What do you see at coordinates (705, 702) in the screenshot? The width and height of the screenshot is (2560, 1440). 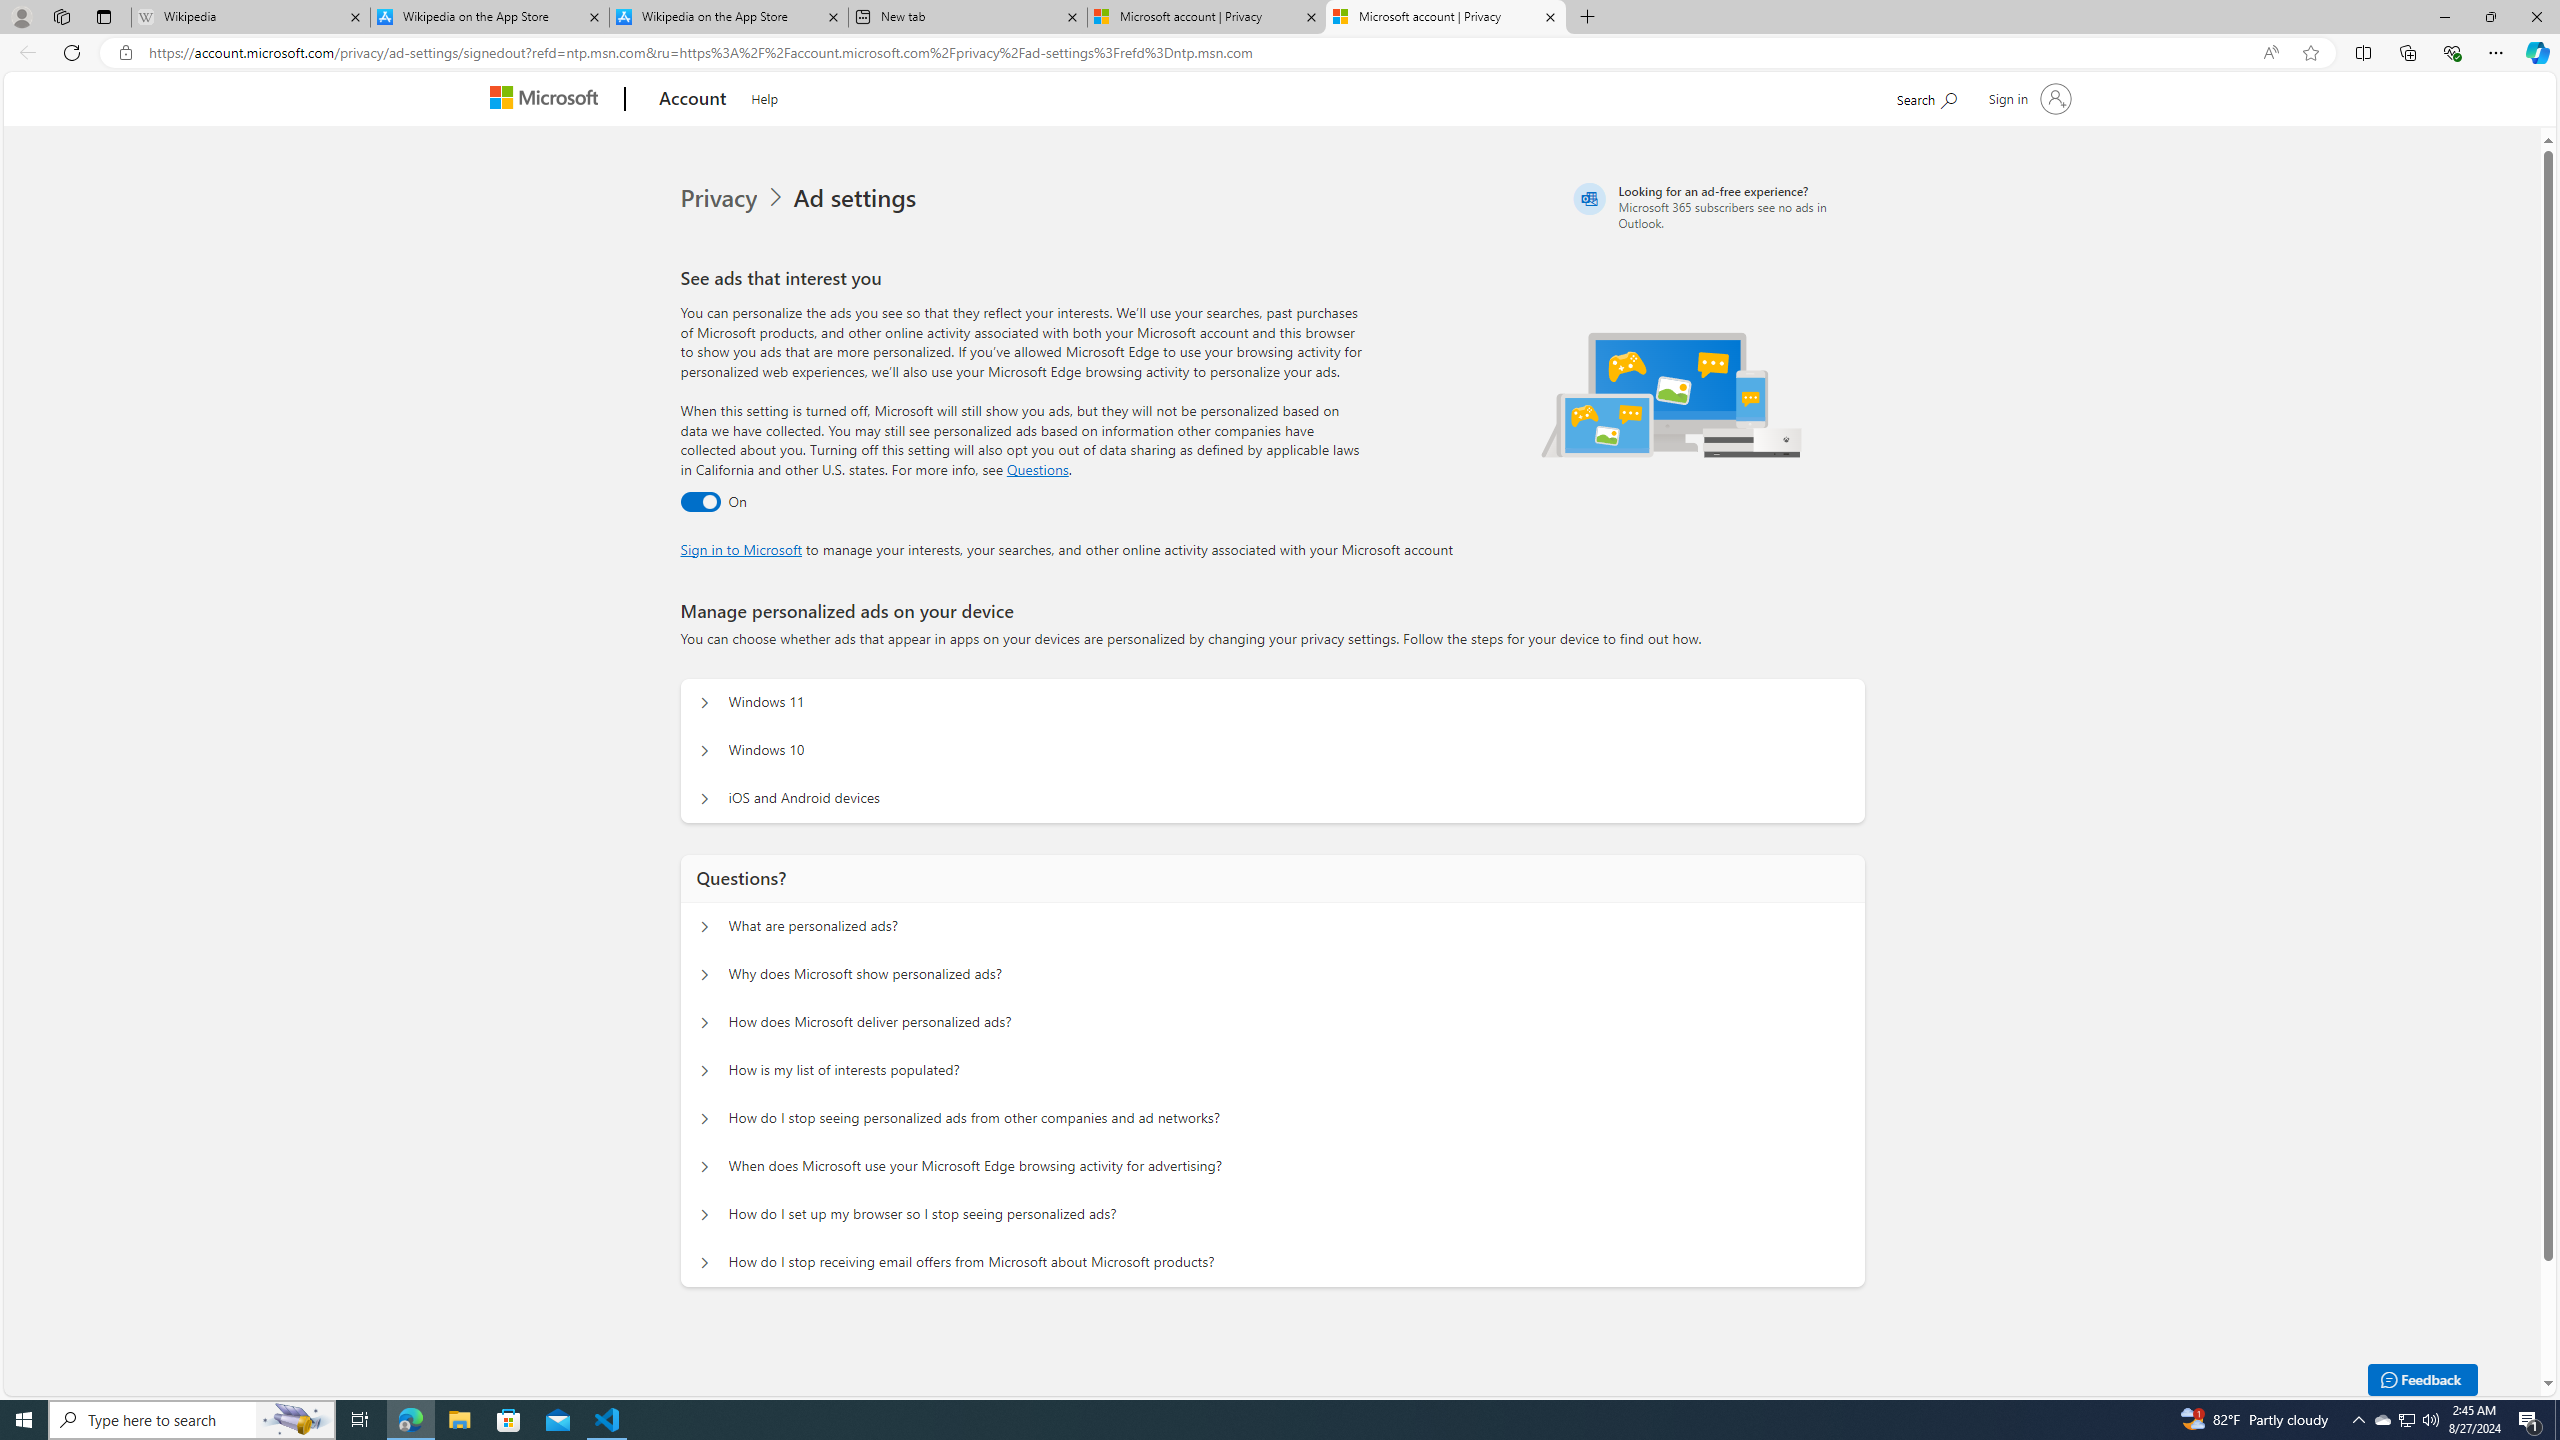 I see `'Manage personalized ads on your device Windows 11'` at bounding box center [705, 702].